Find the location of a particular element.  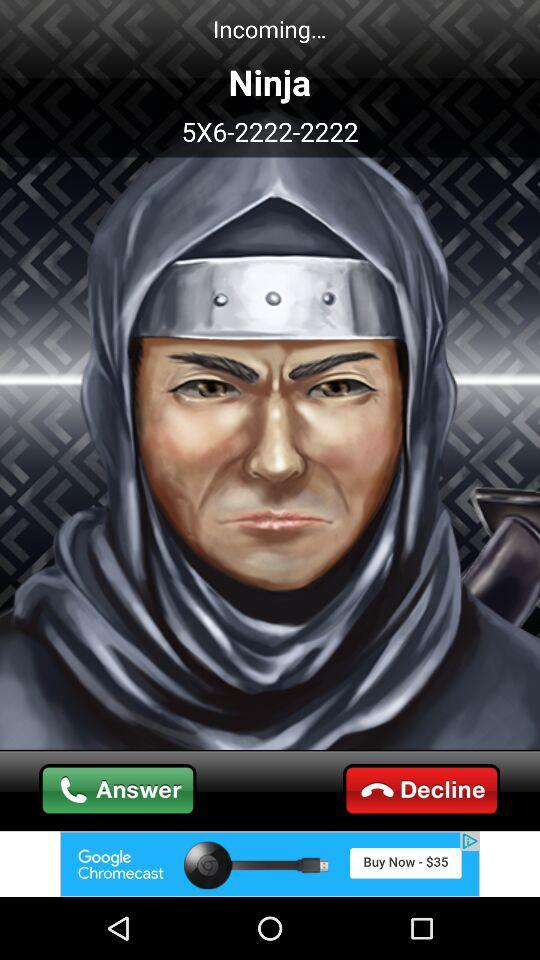

decline call is located at coordinates (420, 790).